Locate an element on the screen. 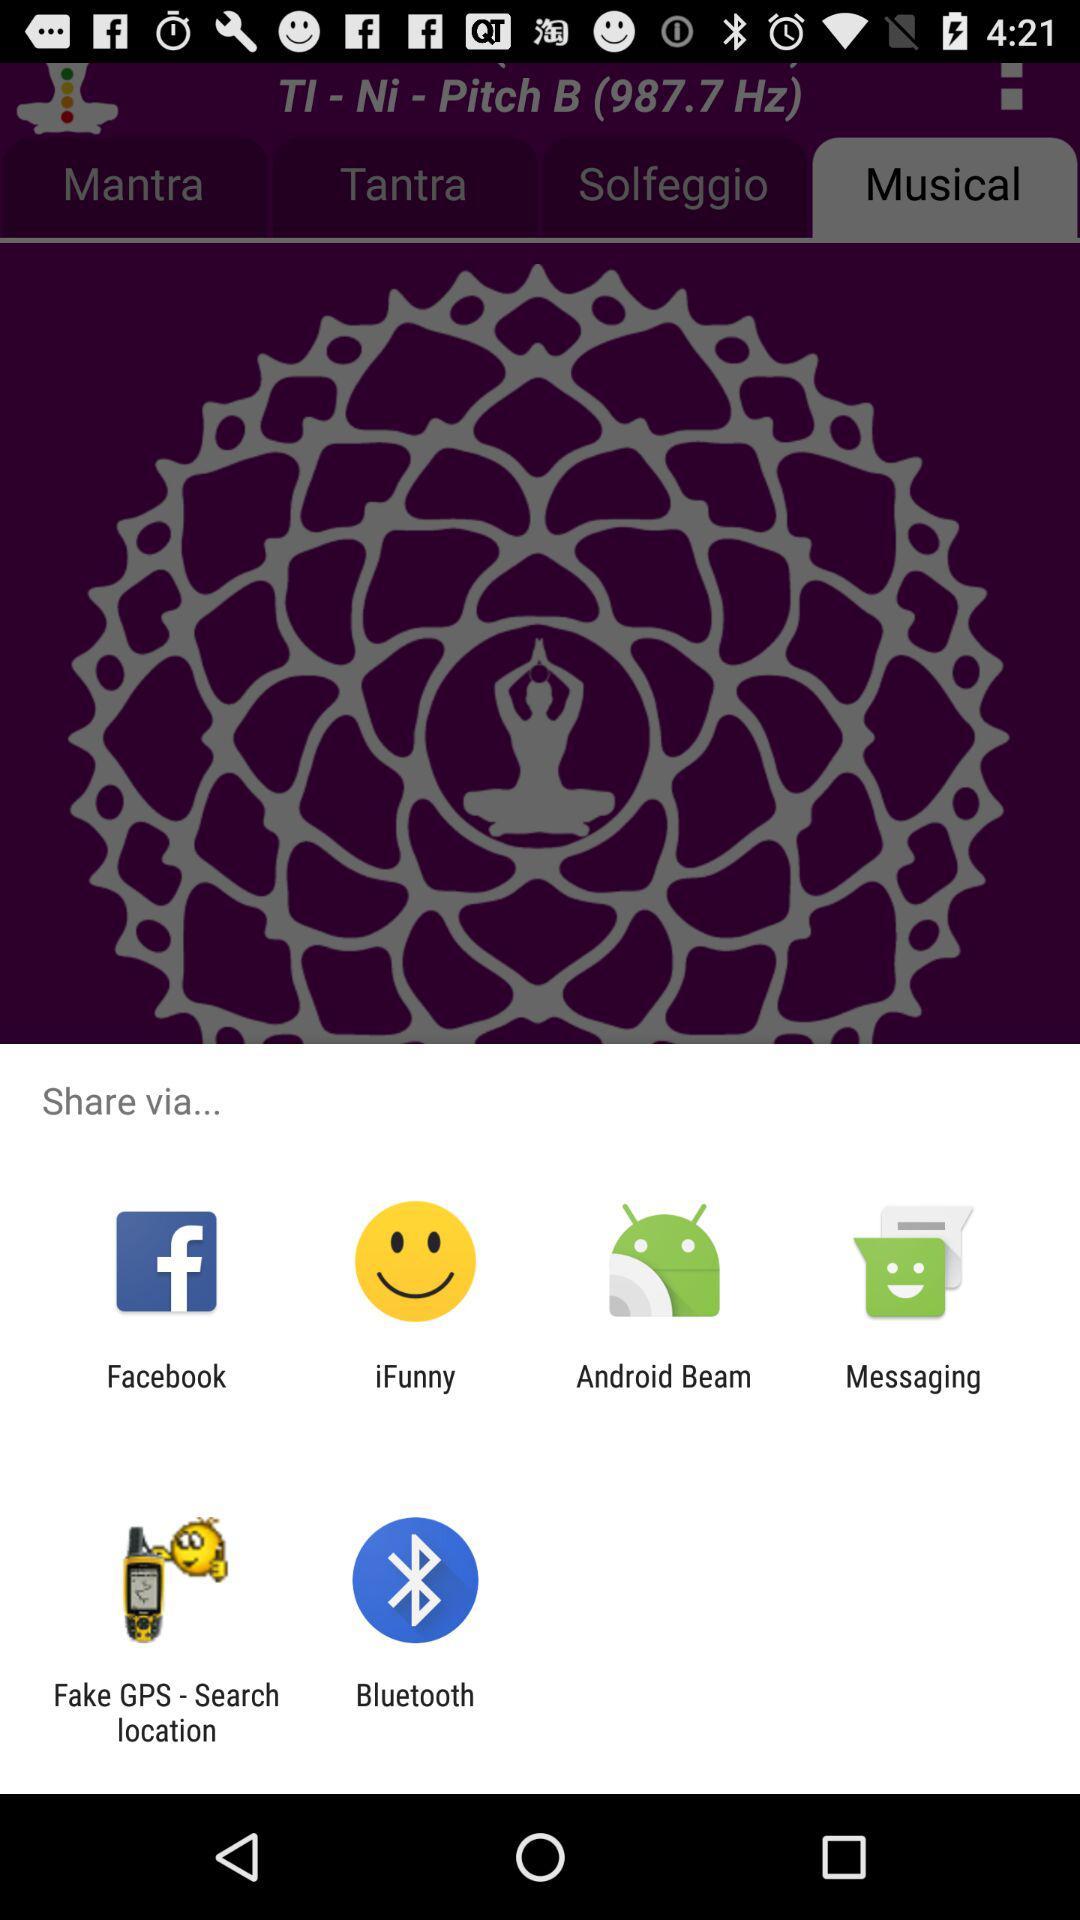  the fake gps search app is located at coordinates (165, 1711).